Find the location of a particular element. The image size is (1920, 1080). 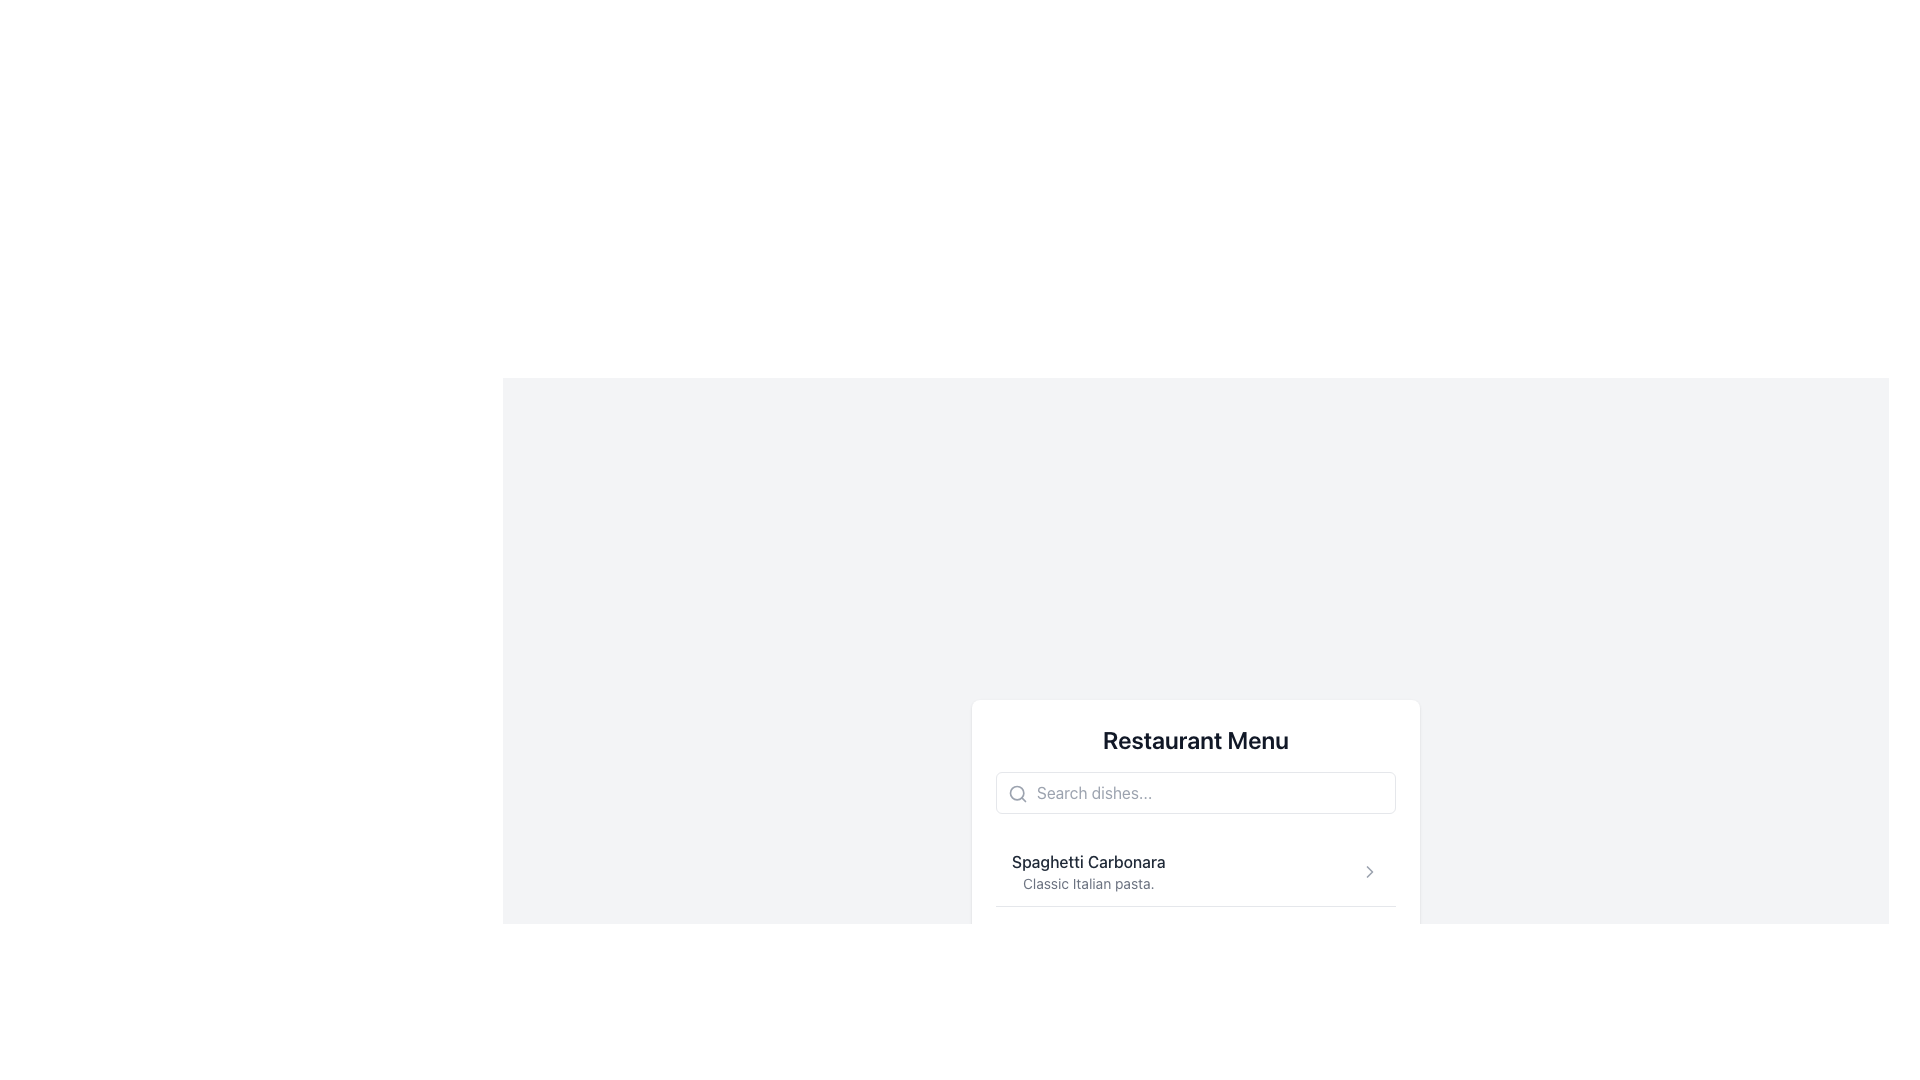

the static search icon positioned to the left of the input field for searching is located at coordinates (1017, 792).